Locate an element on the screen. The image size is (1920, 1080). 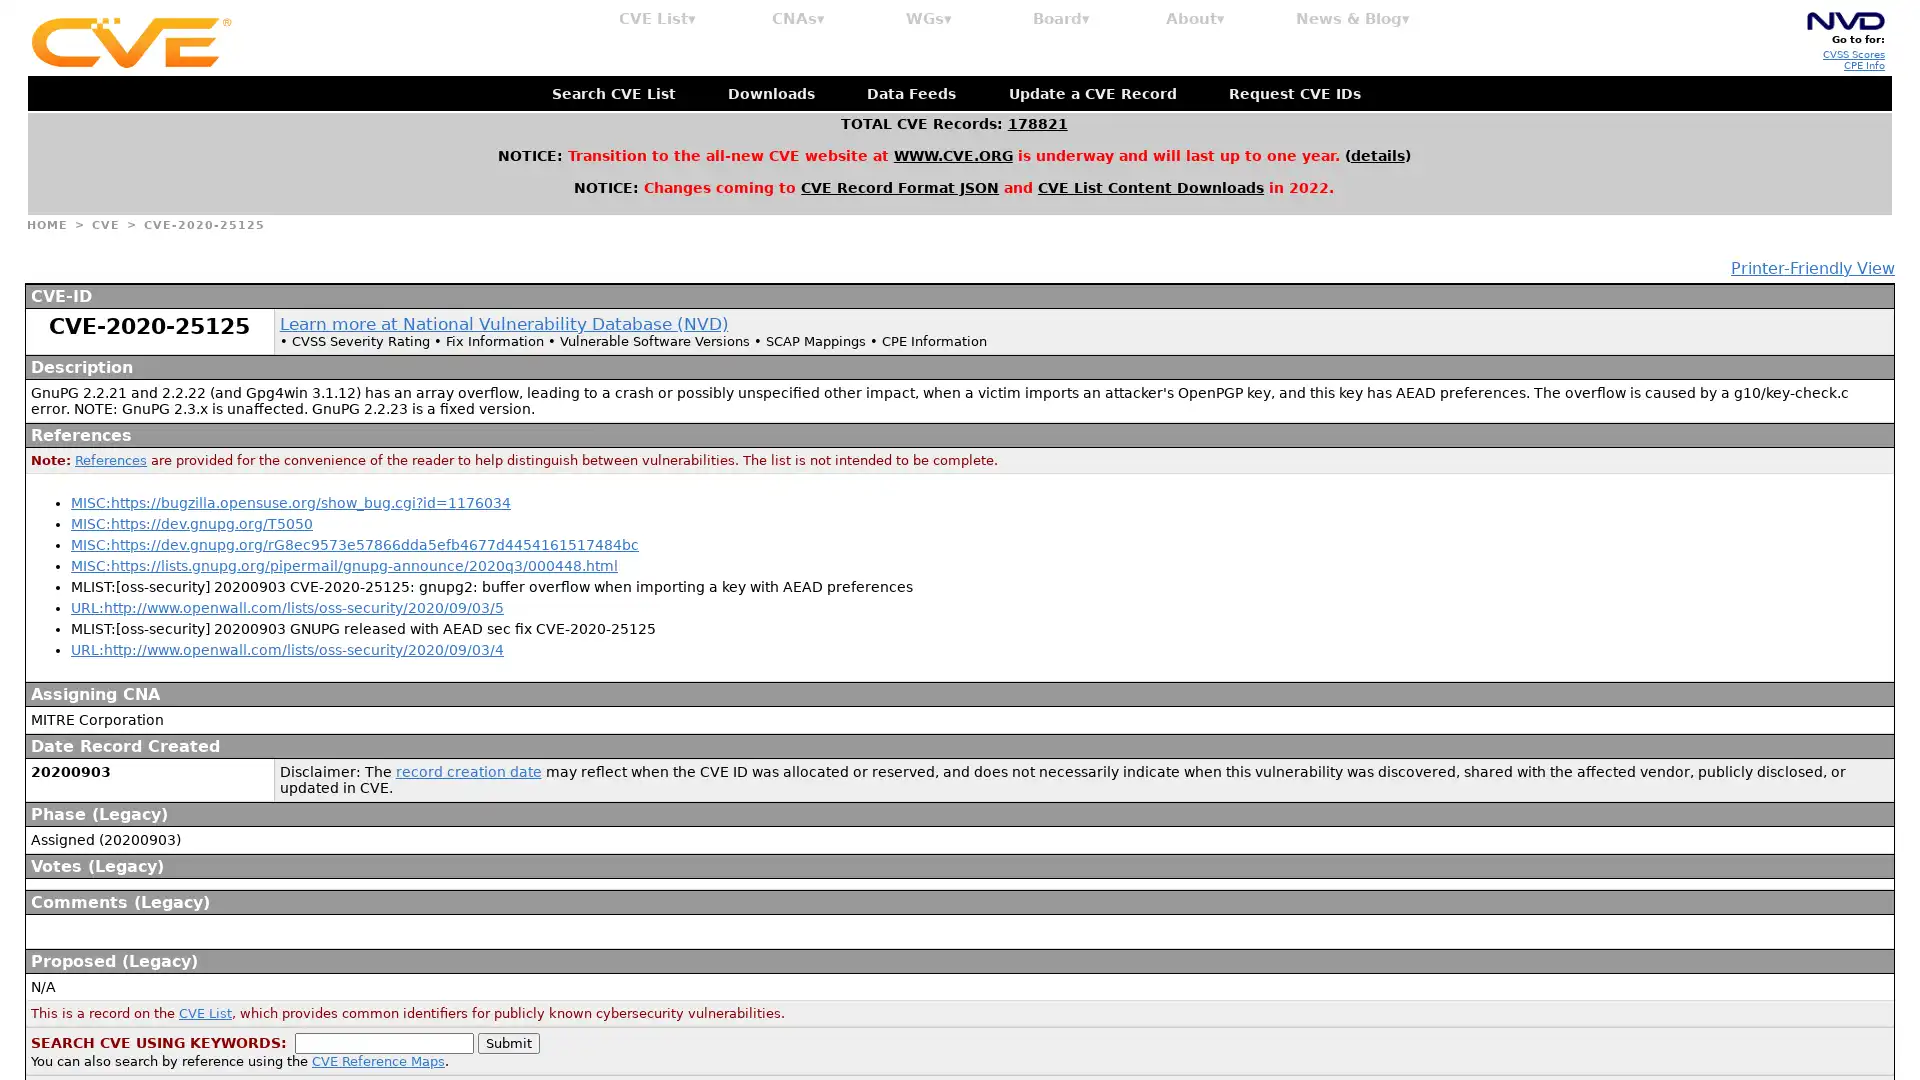
WGs is located at coordinates (928, 19).